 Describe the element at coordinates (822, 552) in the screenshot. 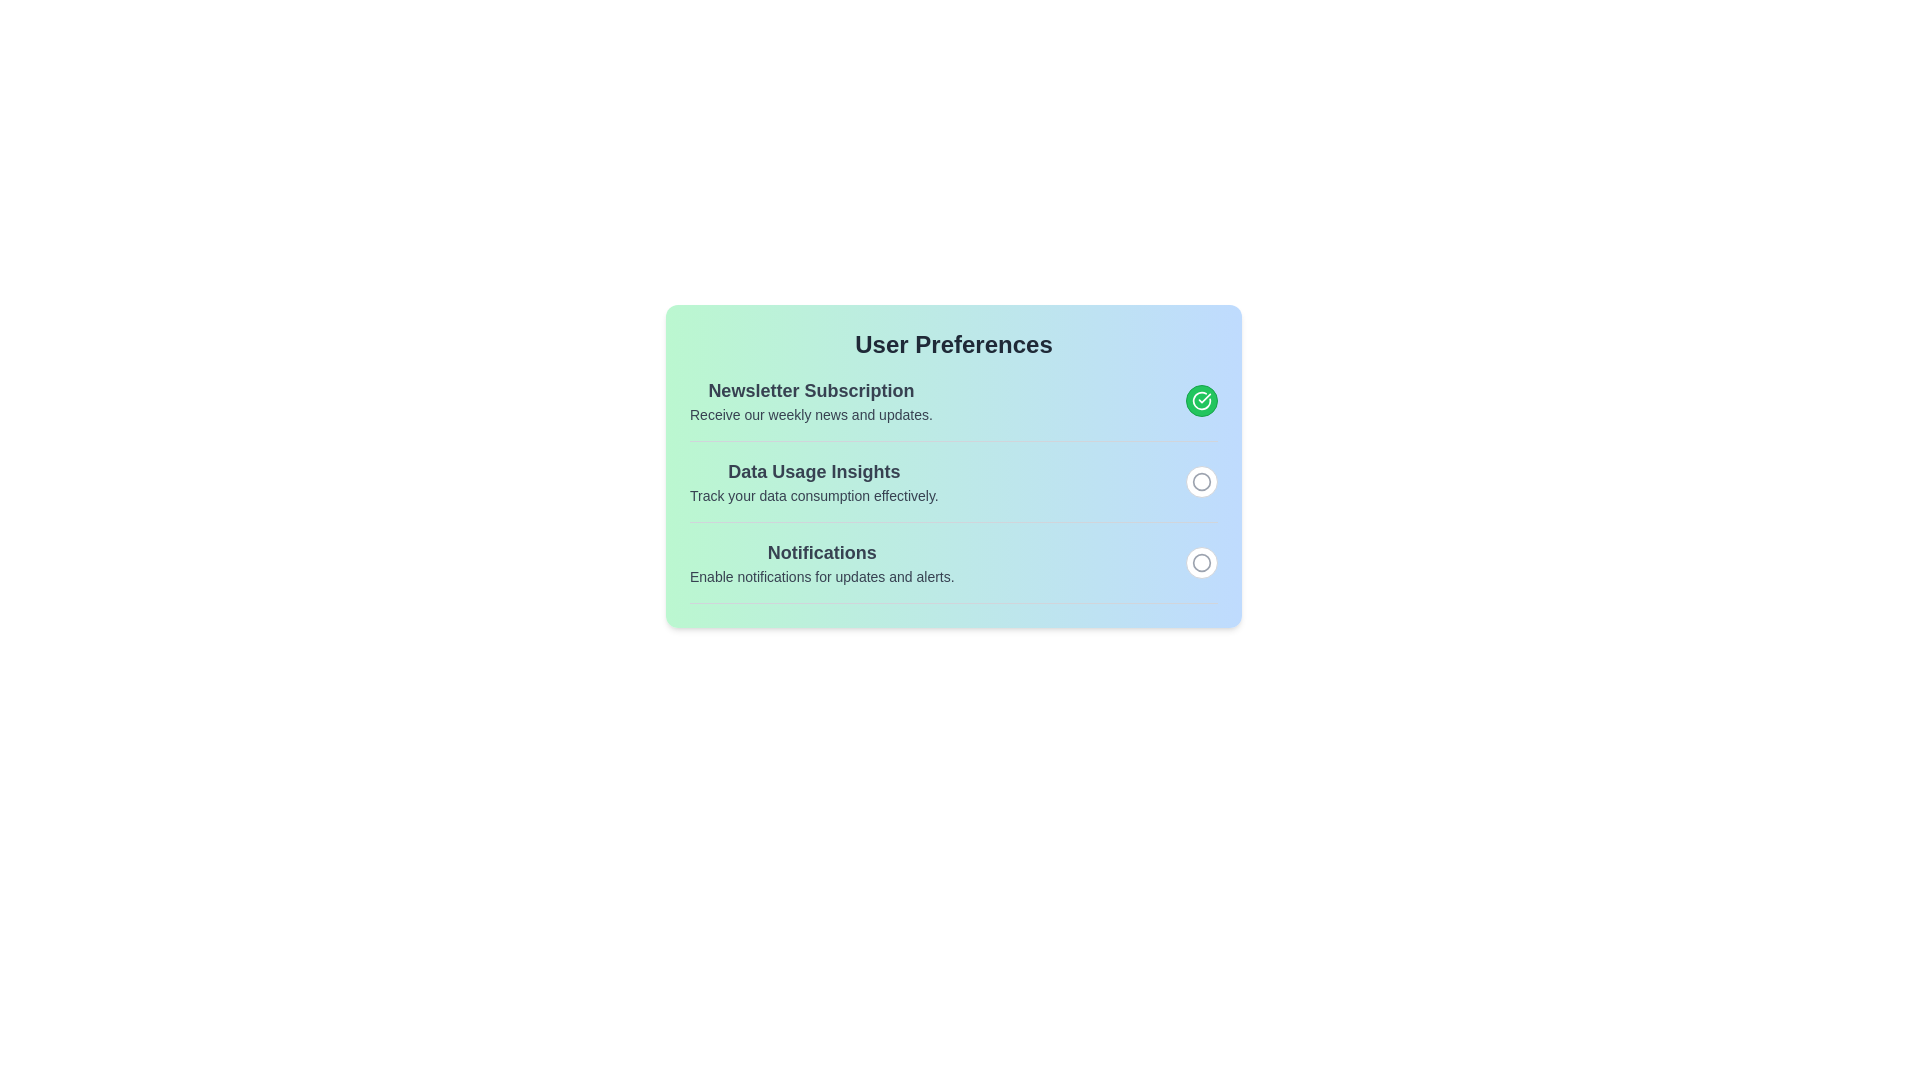

I see `the 'Notifications' label, which is a bold text element in dark gray color, located in the 'User Preferences' section, directly above the smaller descriptive text` at that location.